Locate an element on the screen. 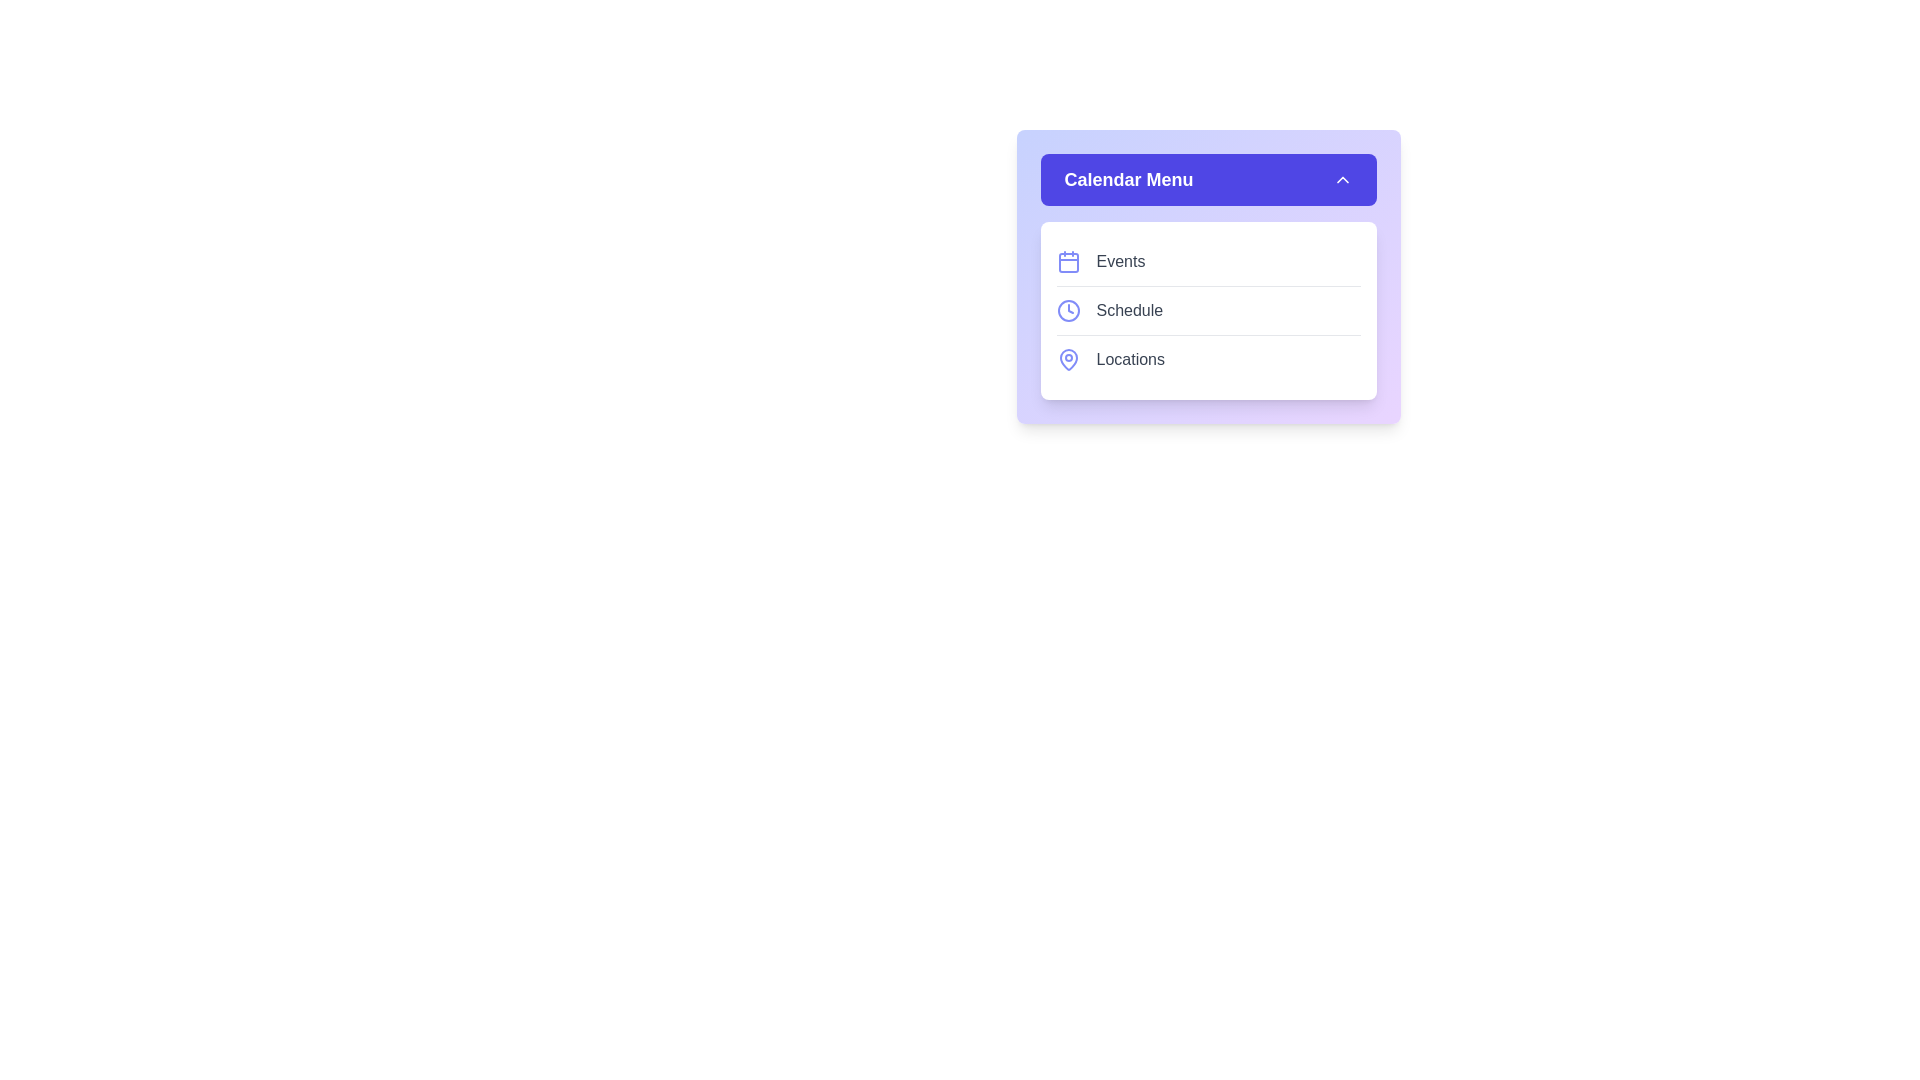 This screenshot has height=1080, width=1920. the menu item Locations to select it is located at coordinates (1207, 358).